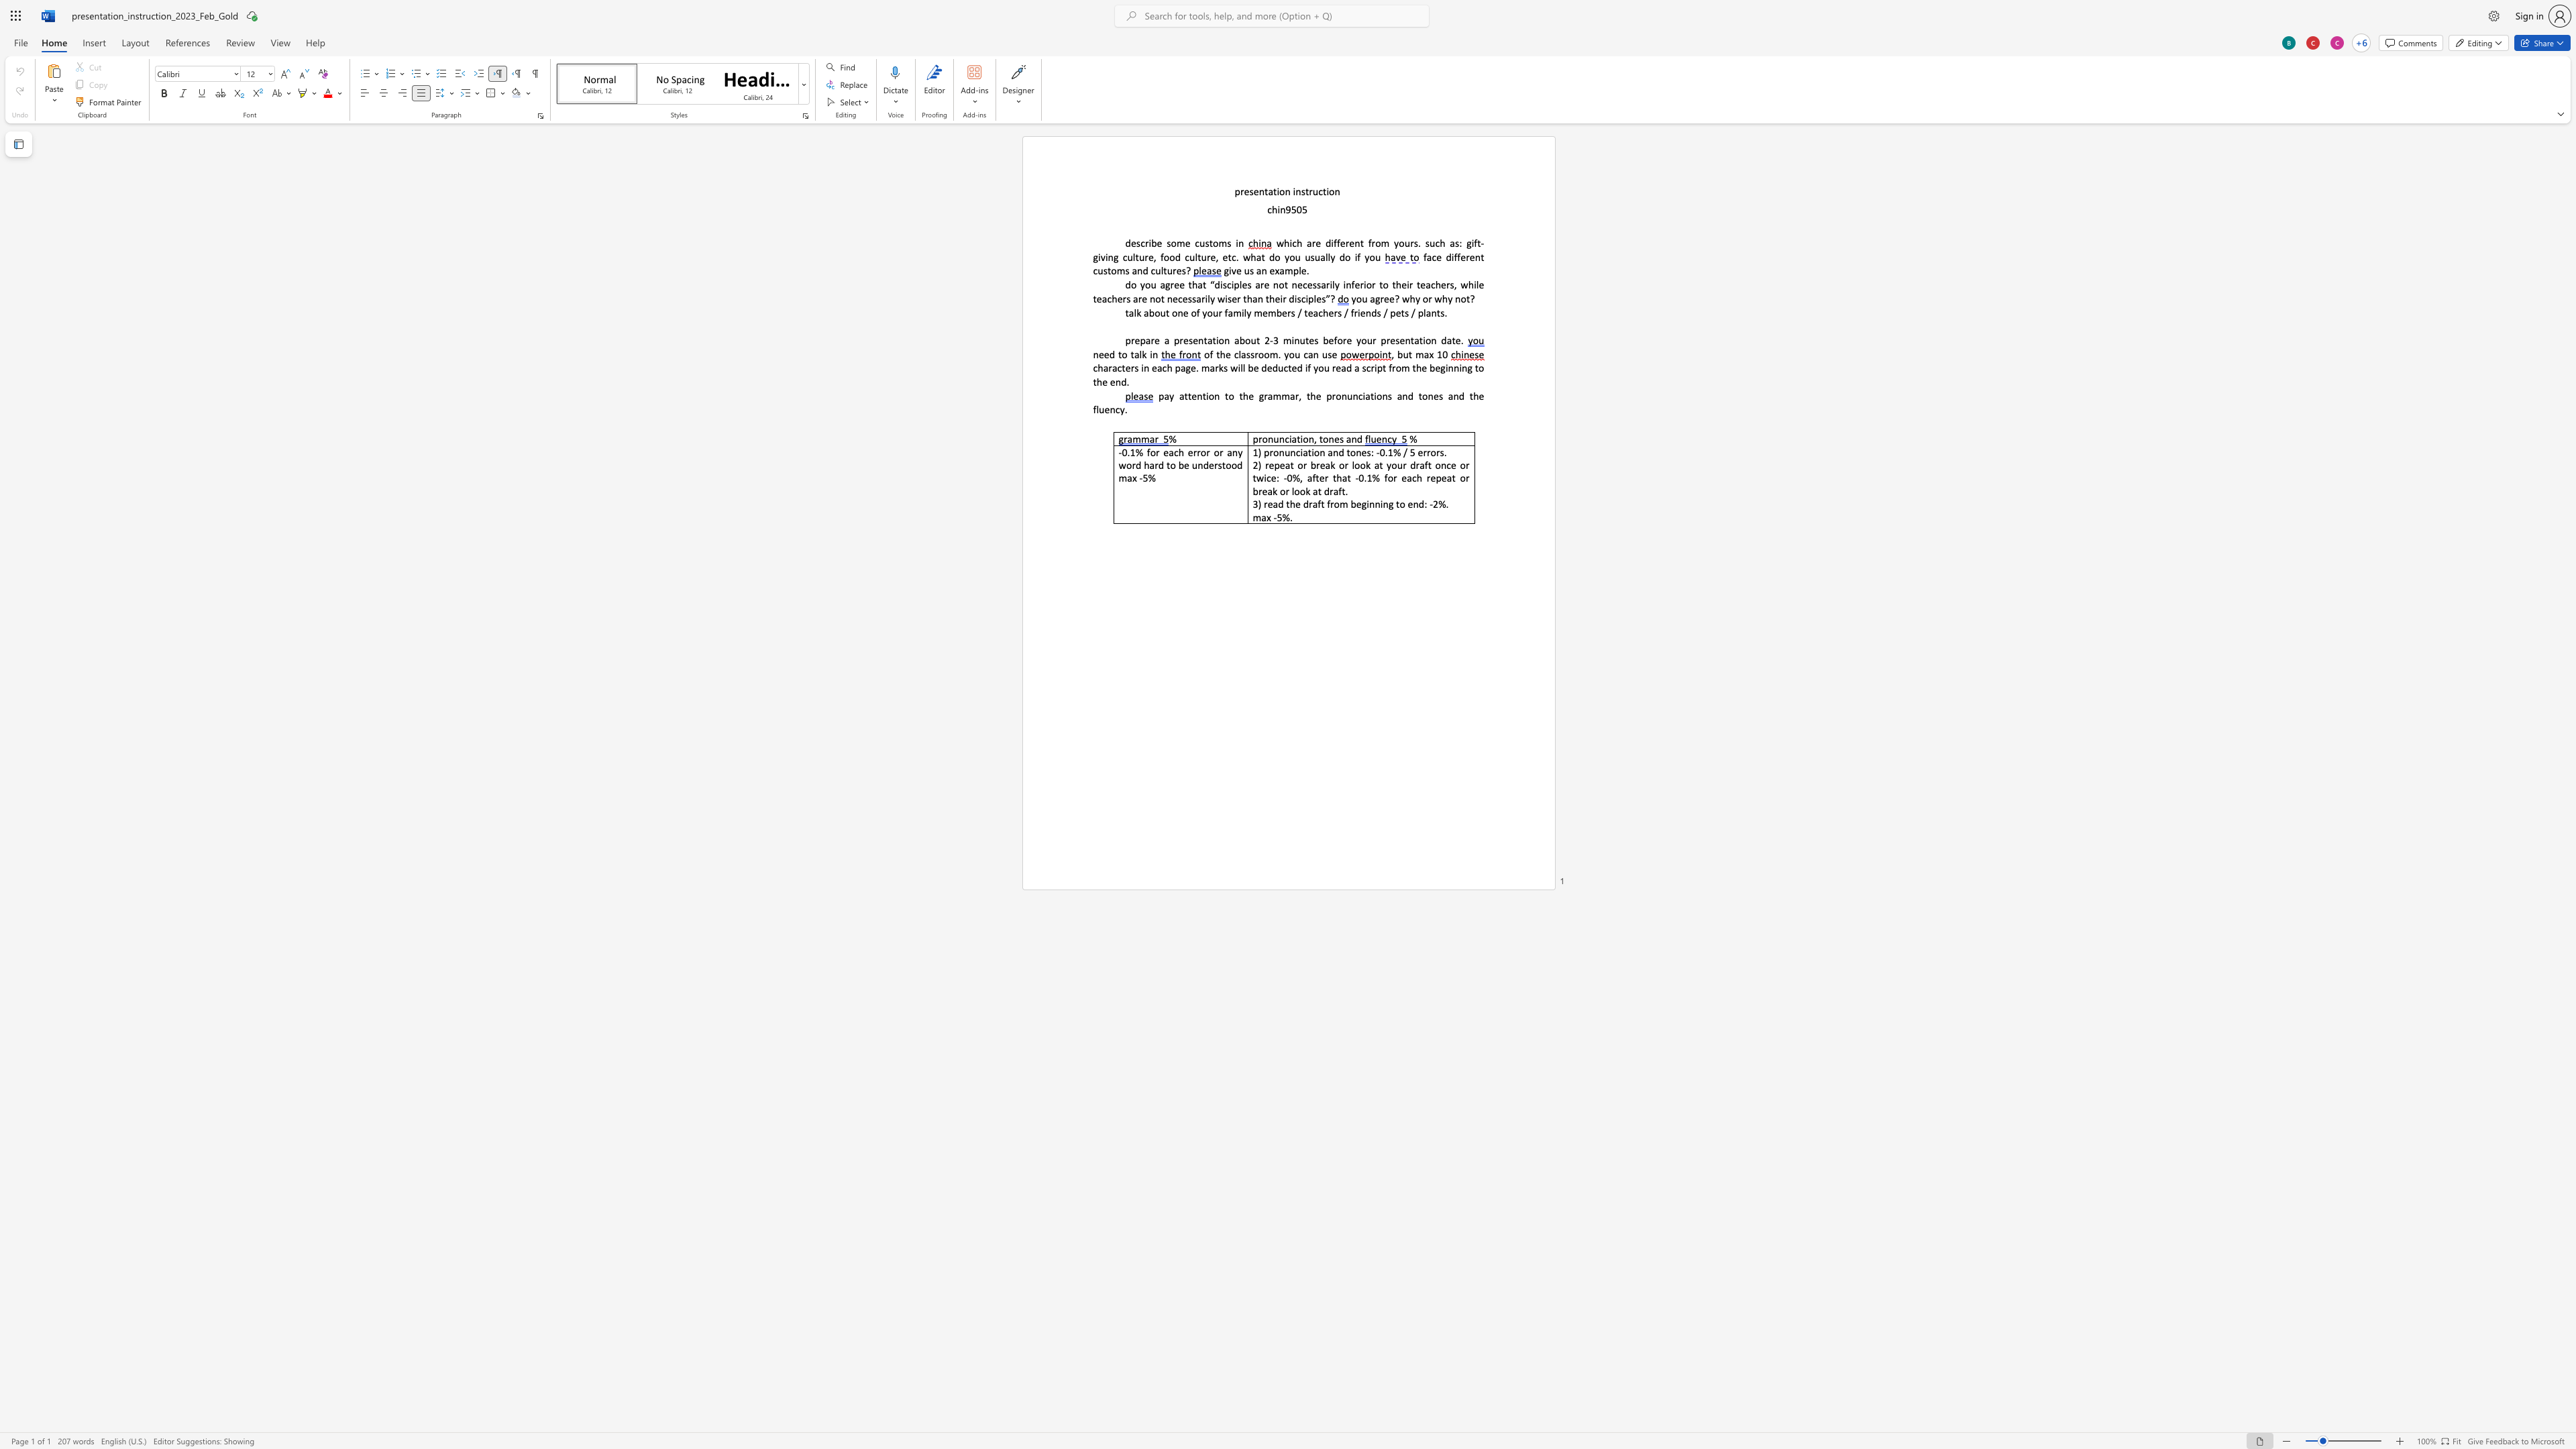  Describe the element at coordinates (1338, 452) in the screenshot. I see `the space between the continuous character "n" and "d" in the text` at that location.